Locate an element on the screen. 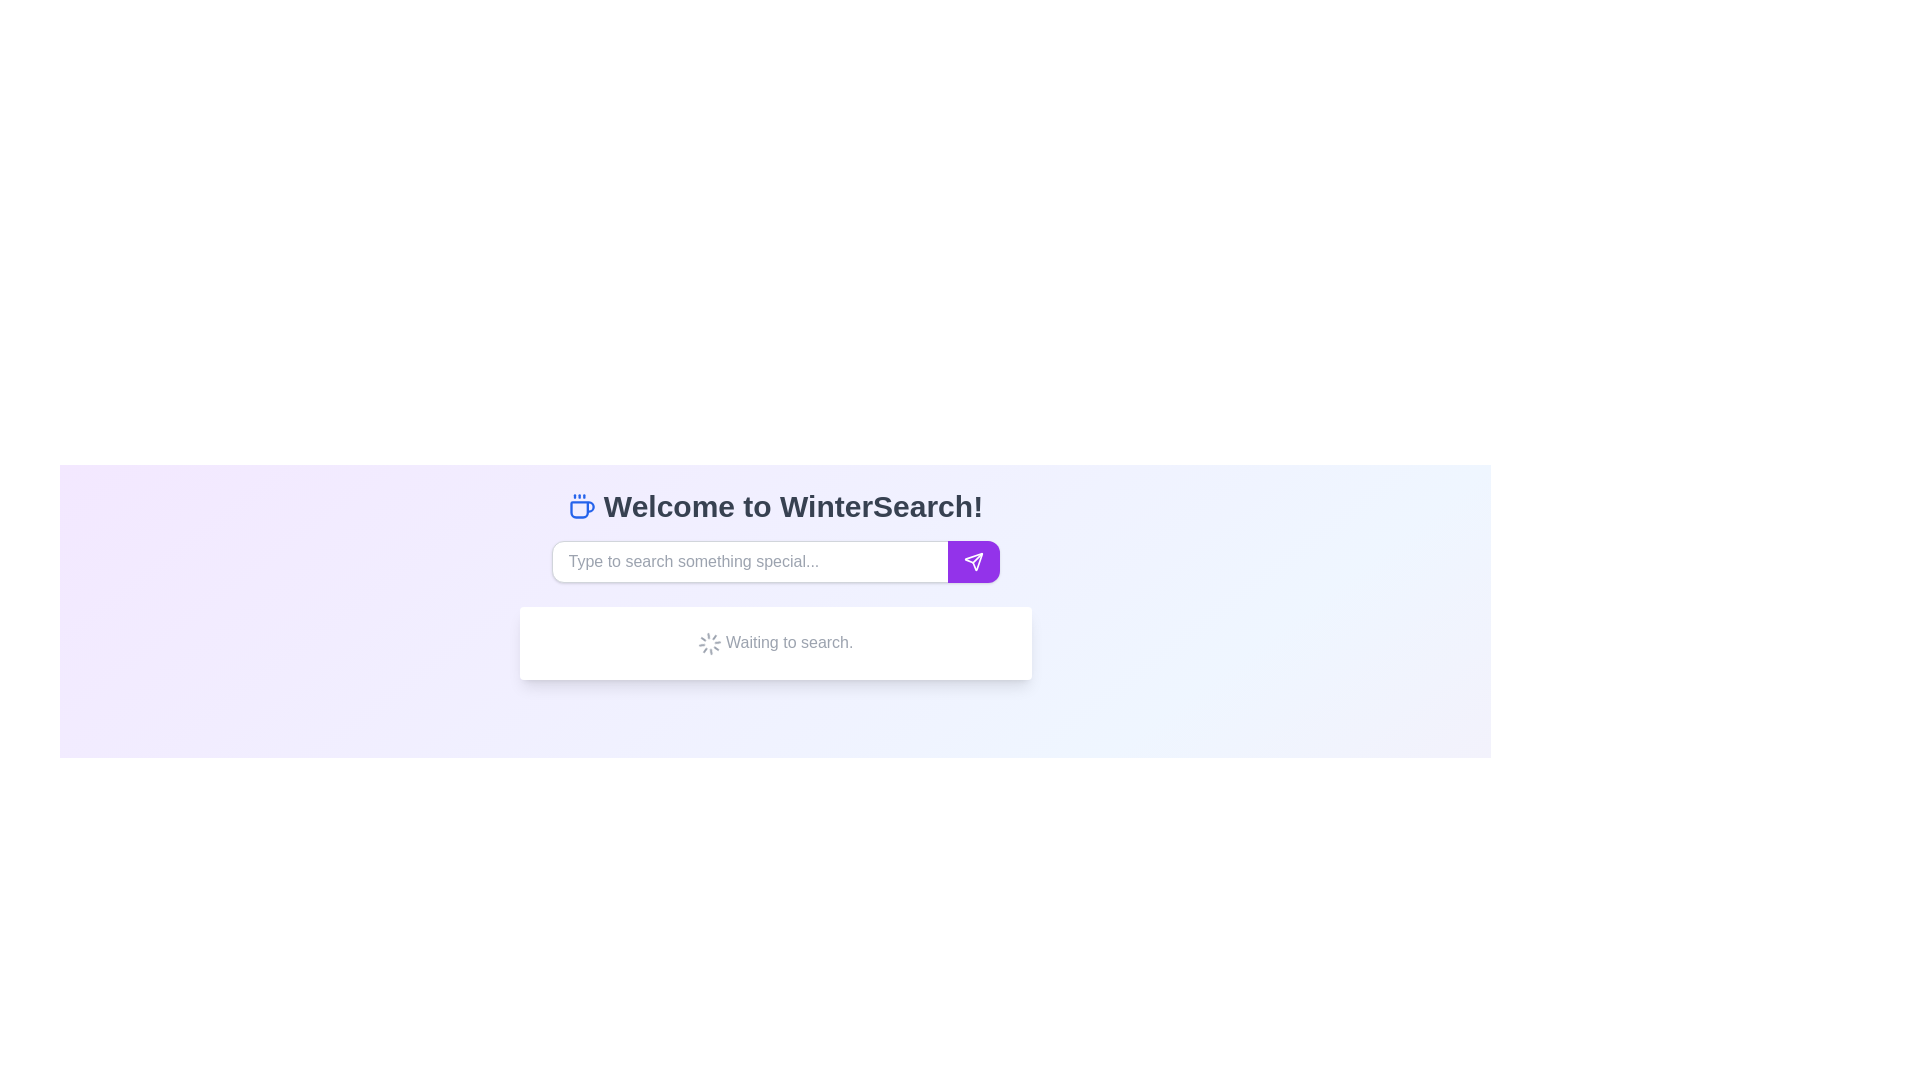  the prominently styled button with a purple background and a white paper plane icon located at the right end of the input field is located at coordinates (973, 562).